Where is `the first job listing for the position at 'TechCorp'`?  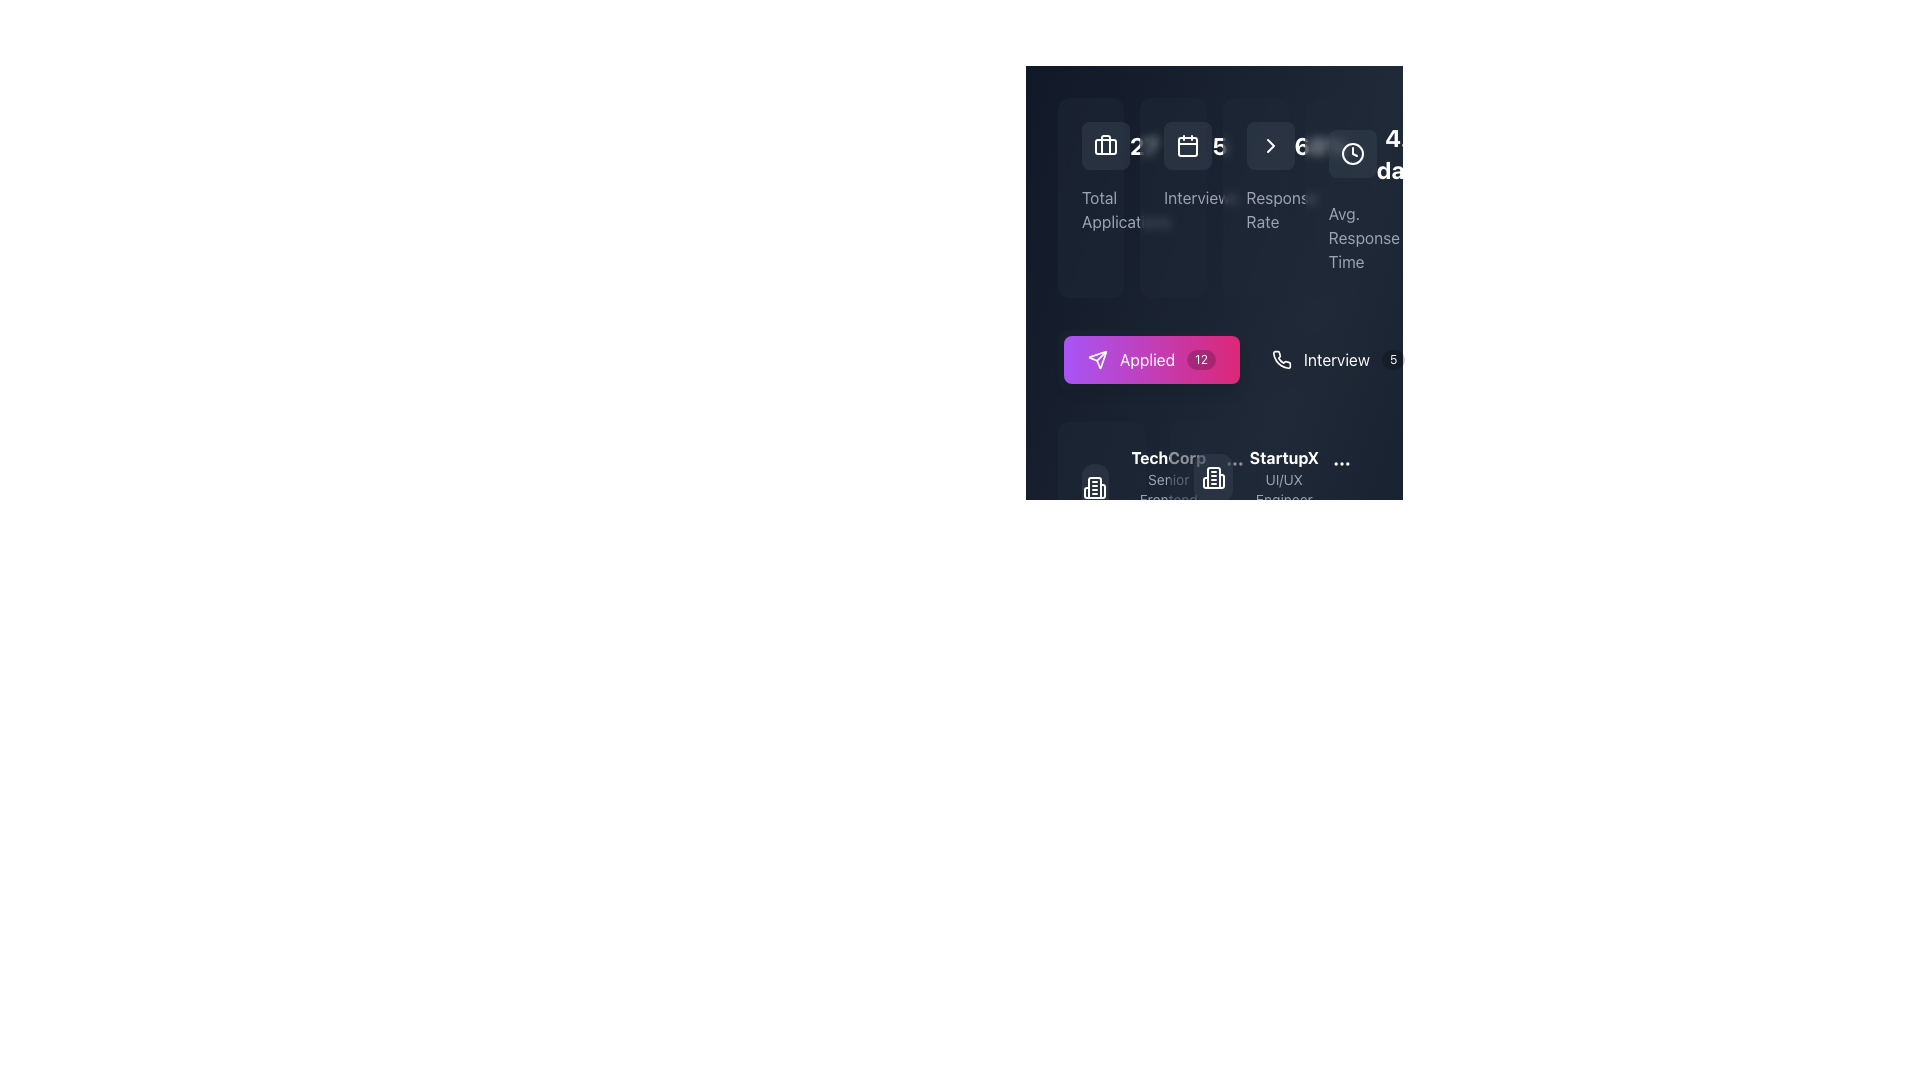
the first job listing for the position at 'TechCorp' is located at coordinates (1149, 488).